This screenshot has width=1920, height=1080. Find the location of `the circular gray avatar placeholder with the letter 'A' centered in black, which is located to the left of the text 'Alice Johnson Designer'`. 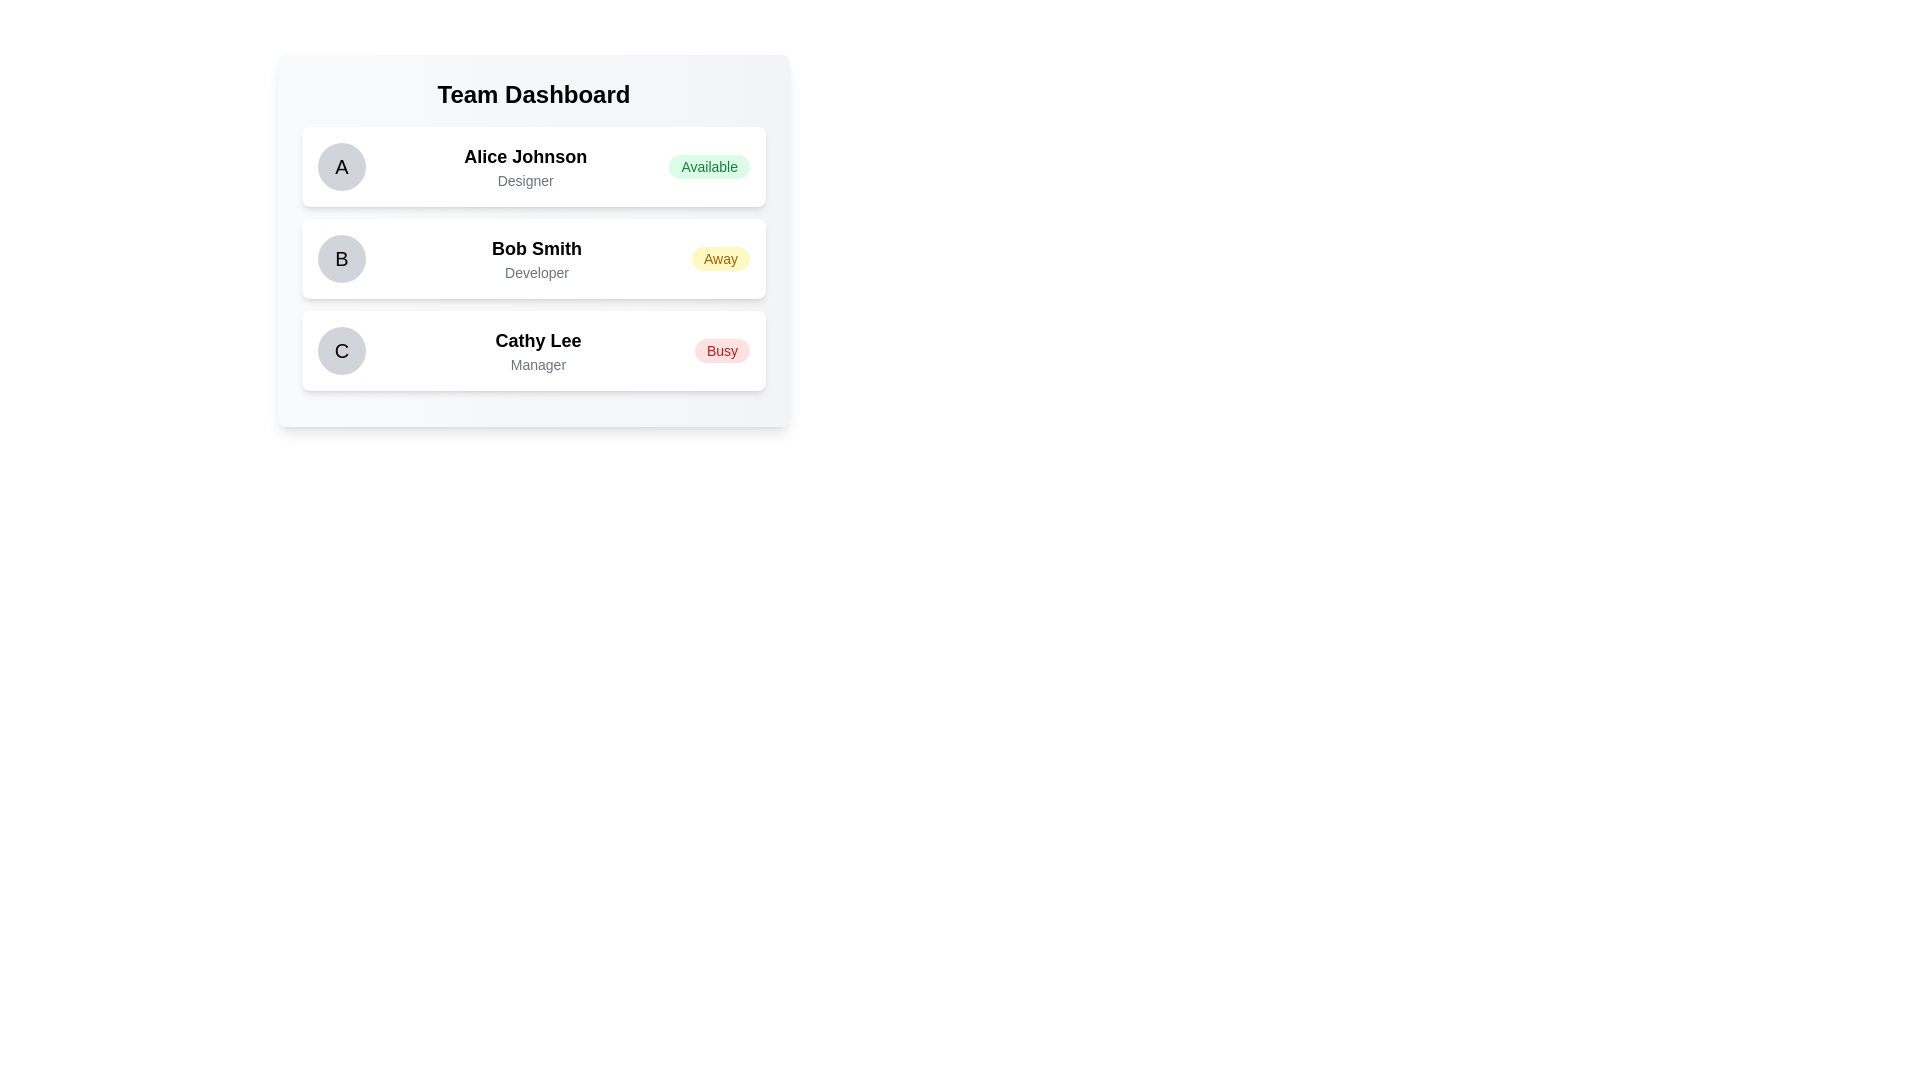

the circular gray avatar placeholder with the letter 'A' centered in black, which is located to the left of the text 'Alice Johnson Designer' is located at coordinates (341, 165).